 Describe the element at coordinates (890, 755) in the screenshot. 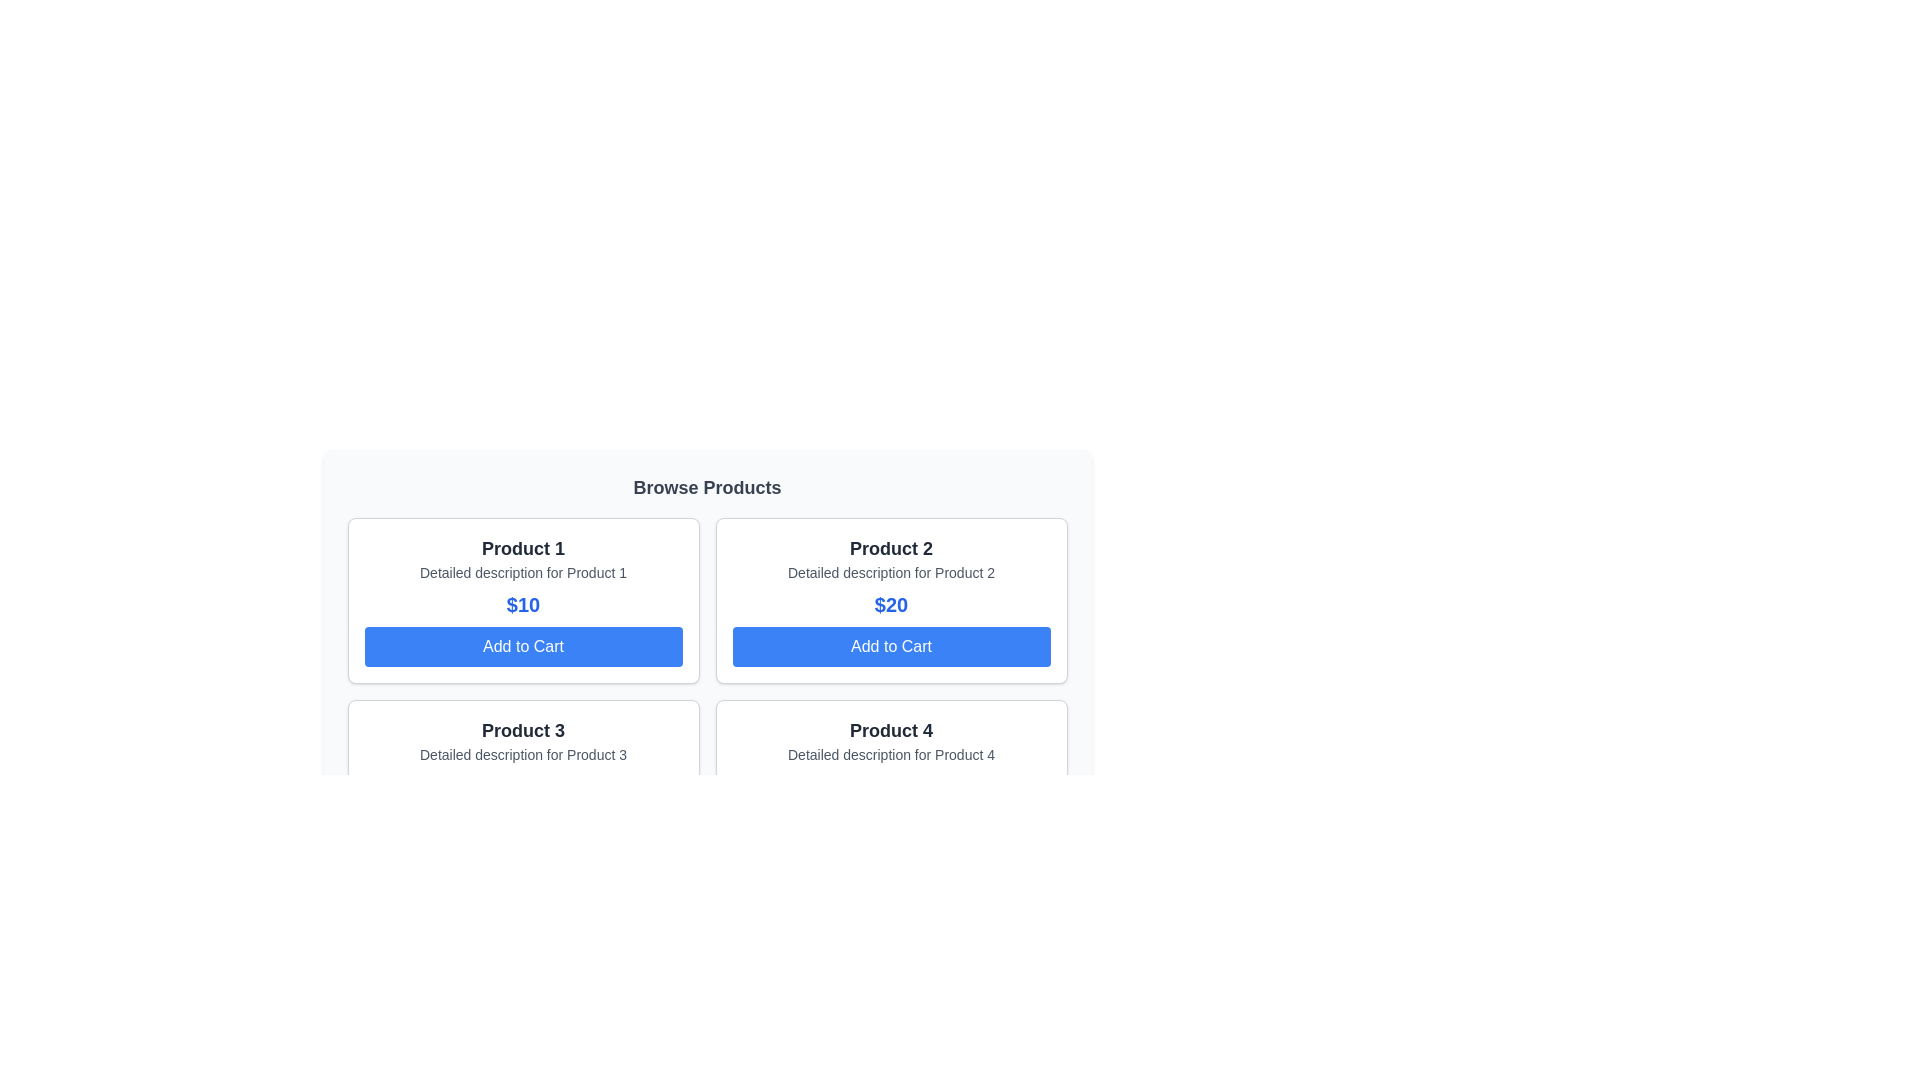

I see `the informative text element providing a description of 'Product 4', which is located beneath the product title and above the price` at that location.